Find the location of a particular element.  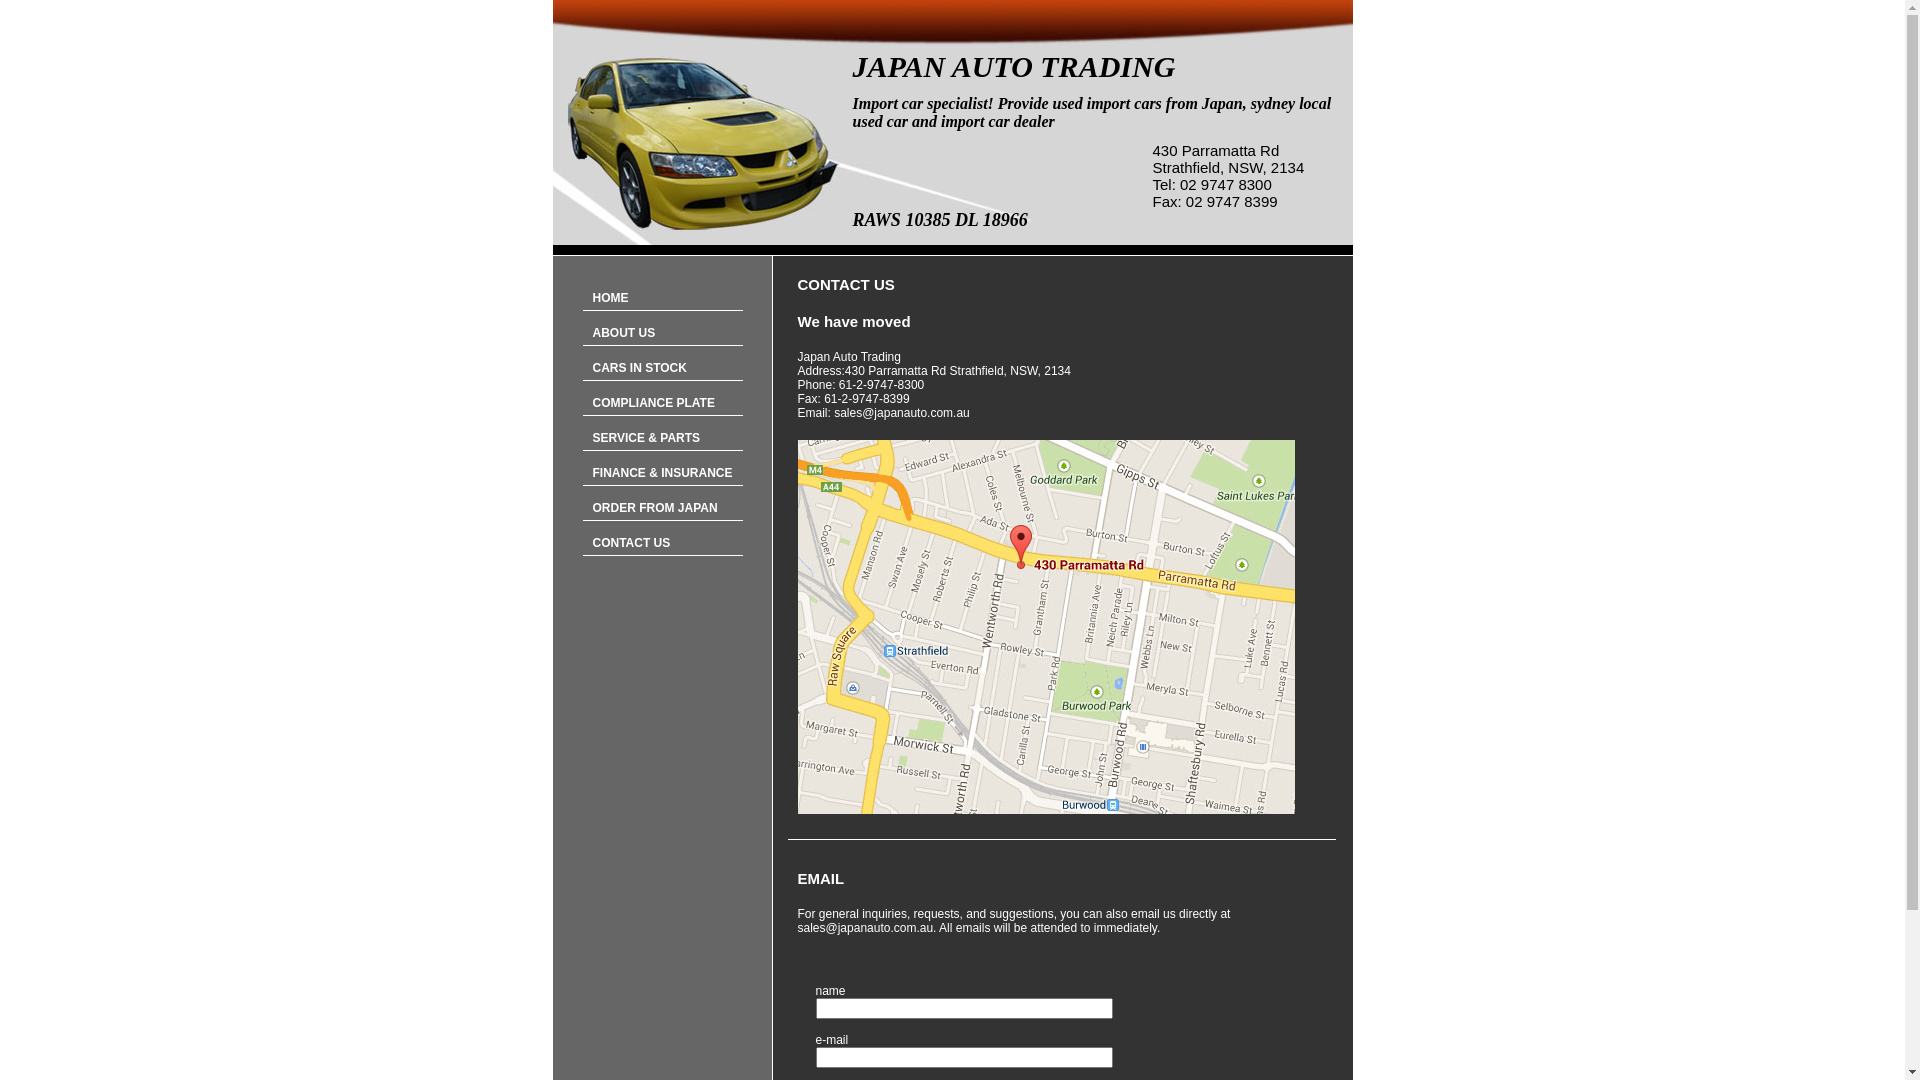

'HOME' is located at coordinates (662, 298).